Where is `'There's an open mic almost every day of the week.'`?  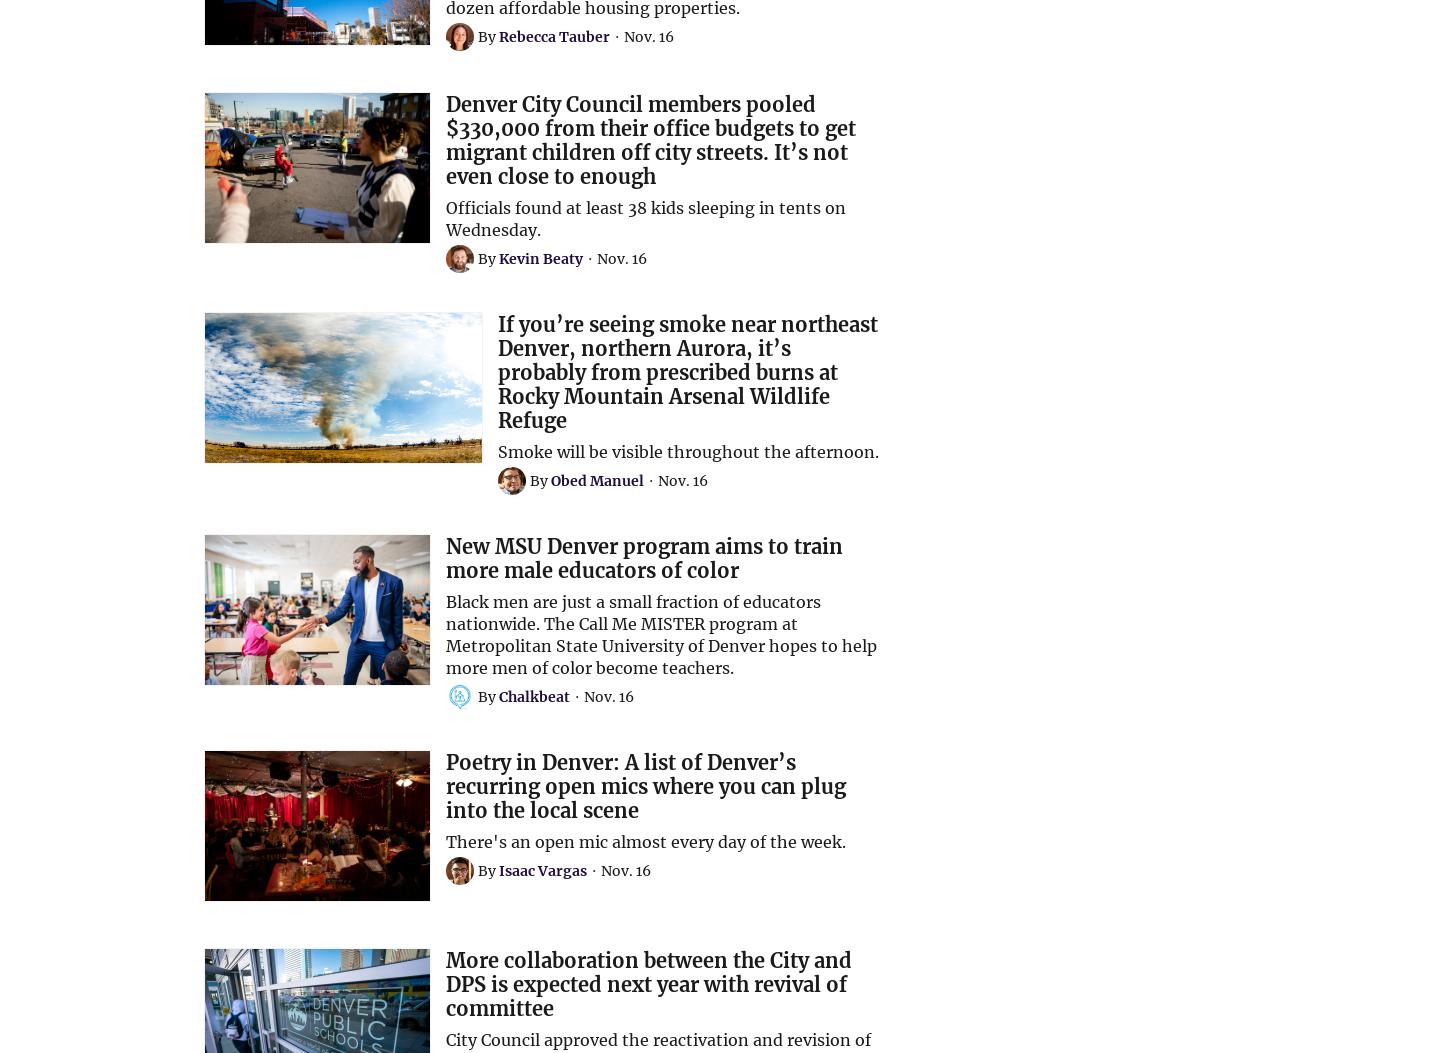 'There's an open mic almost every day of the week.' is located at coordinates (644, 840).